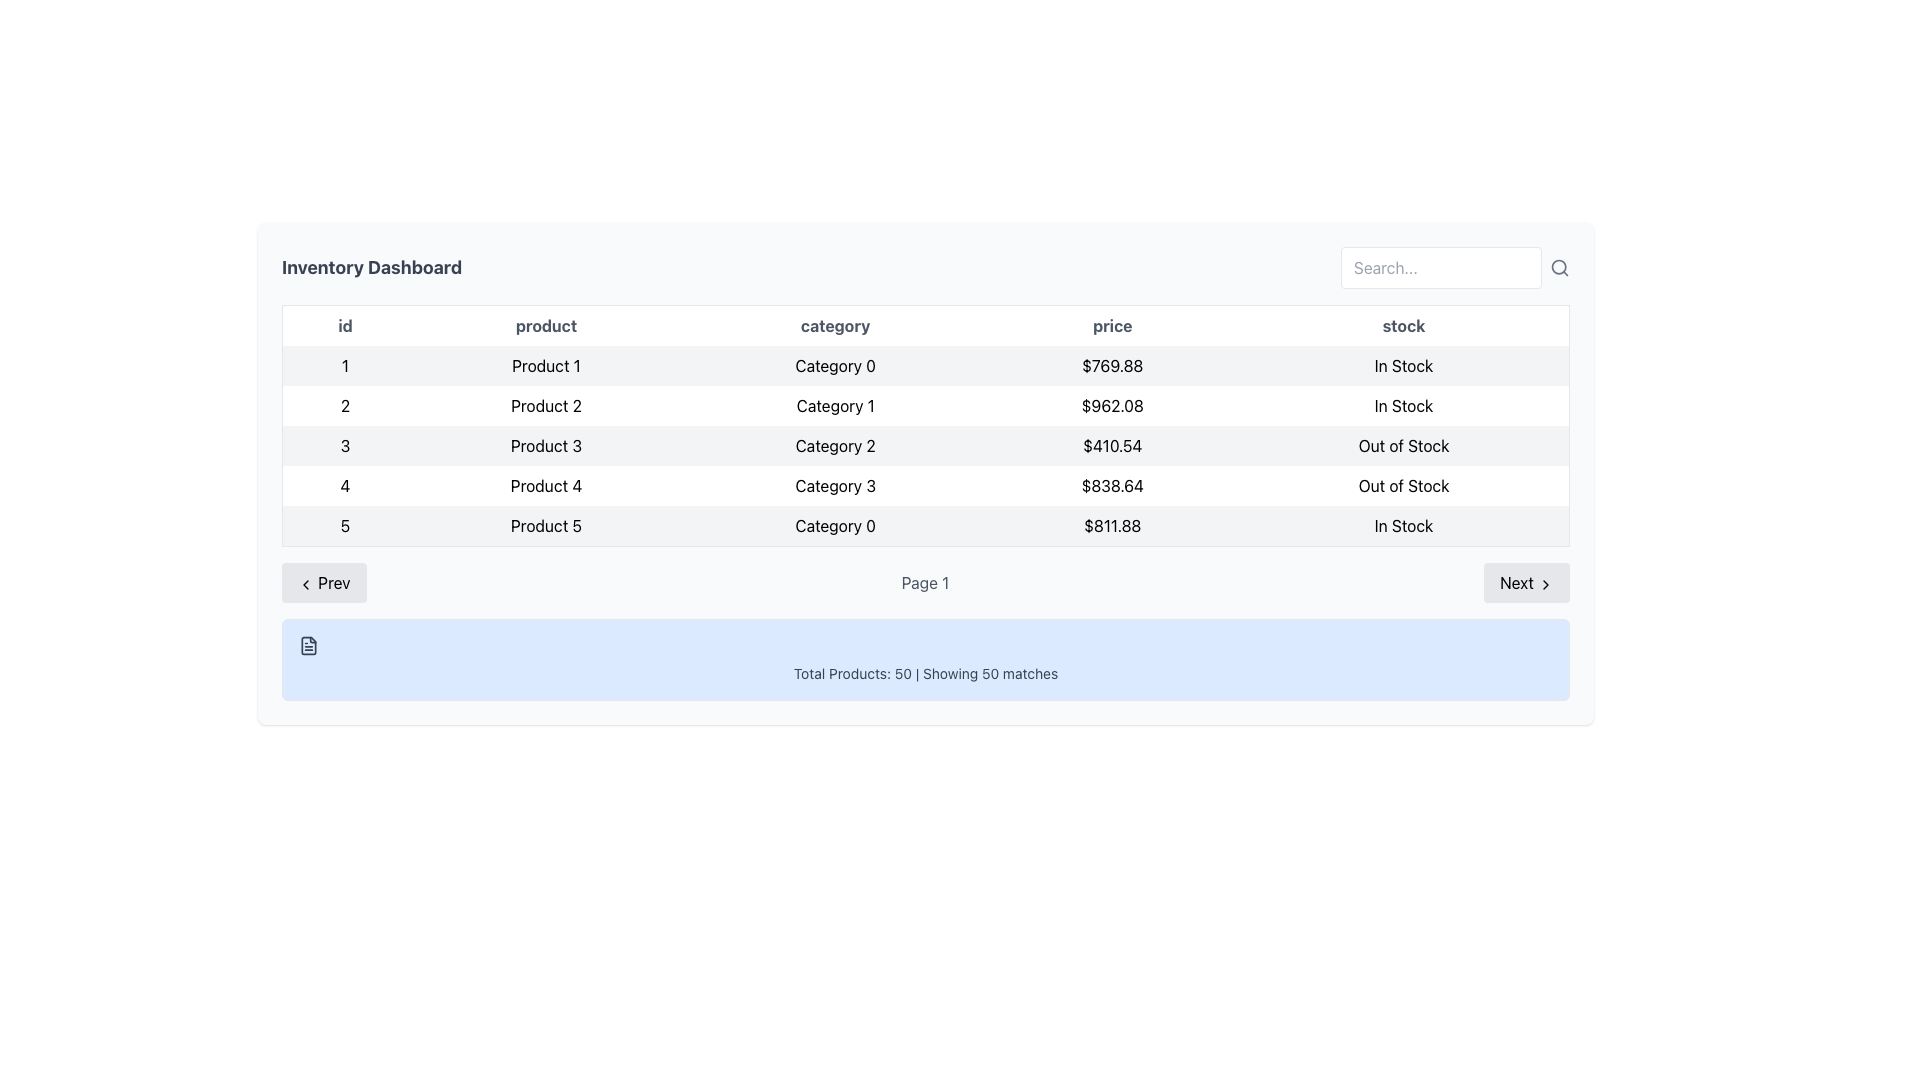 This screenshot has width=1920, height=1080. What do you see at coordinates (1559, 266) in the screenshot?
I see `the search icon located directly to the right of the search input field, which visually indicates the search functionality` at bounding box center [1559, 266].